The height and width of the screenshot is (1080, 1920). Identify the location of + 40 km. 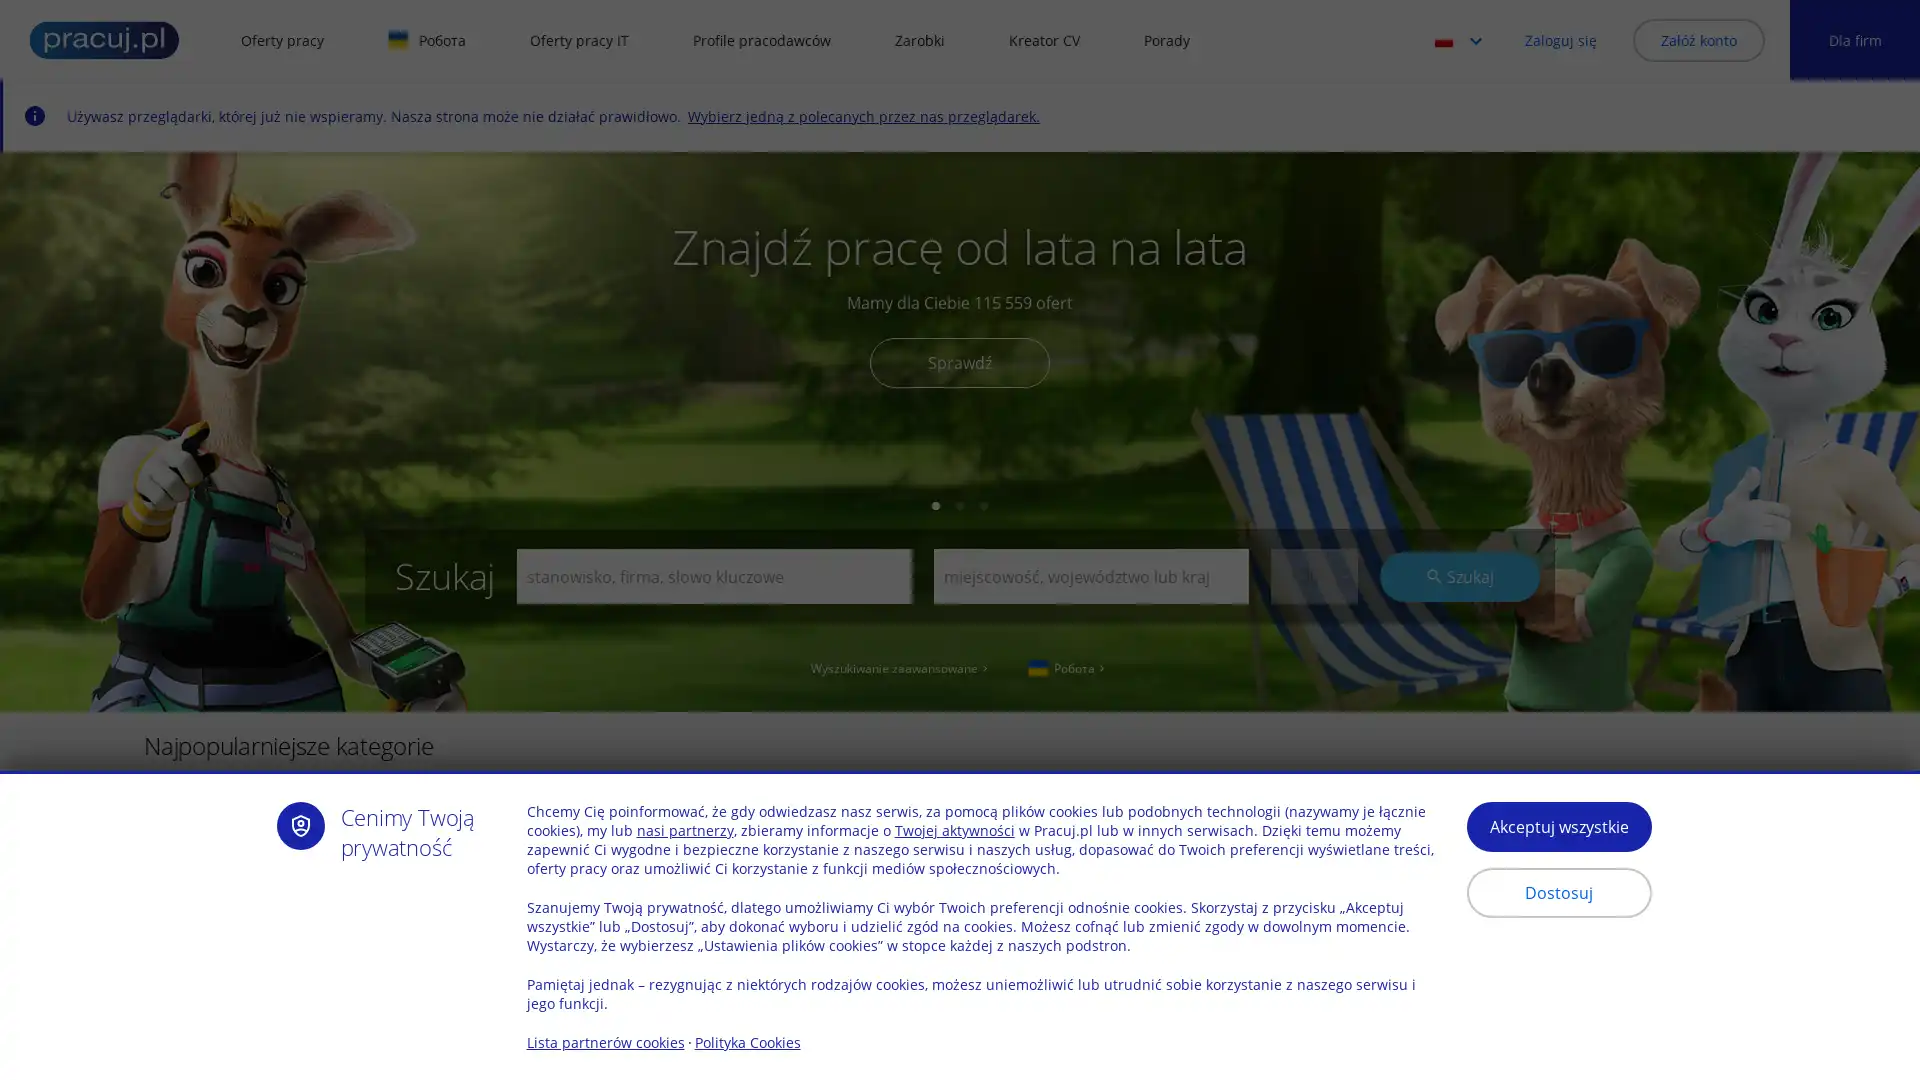
(1313, 858).